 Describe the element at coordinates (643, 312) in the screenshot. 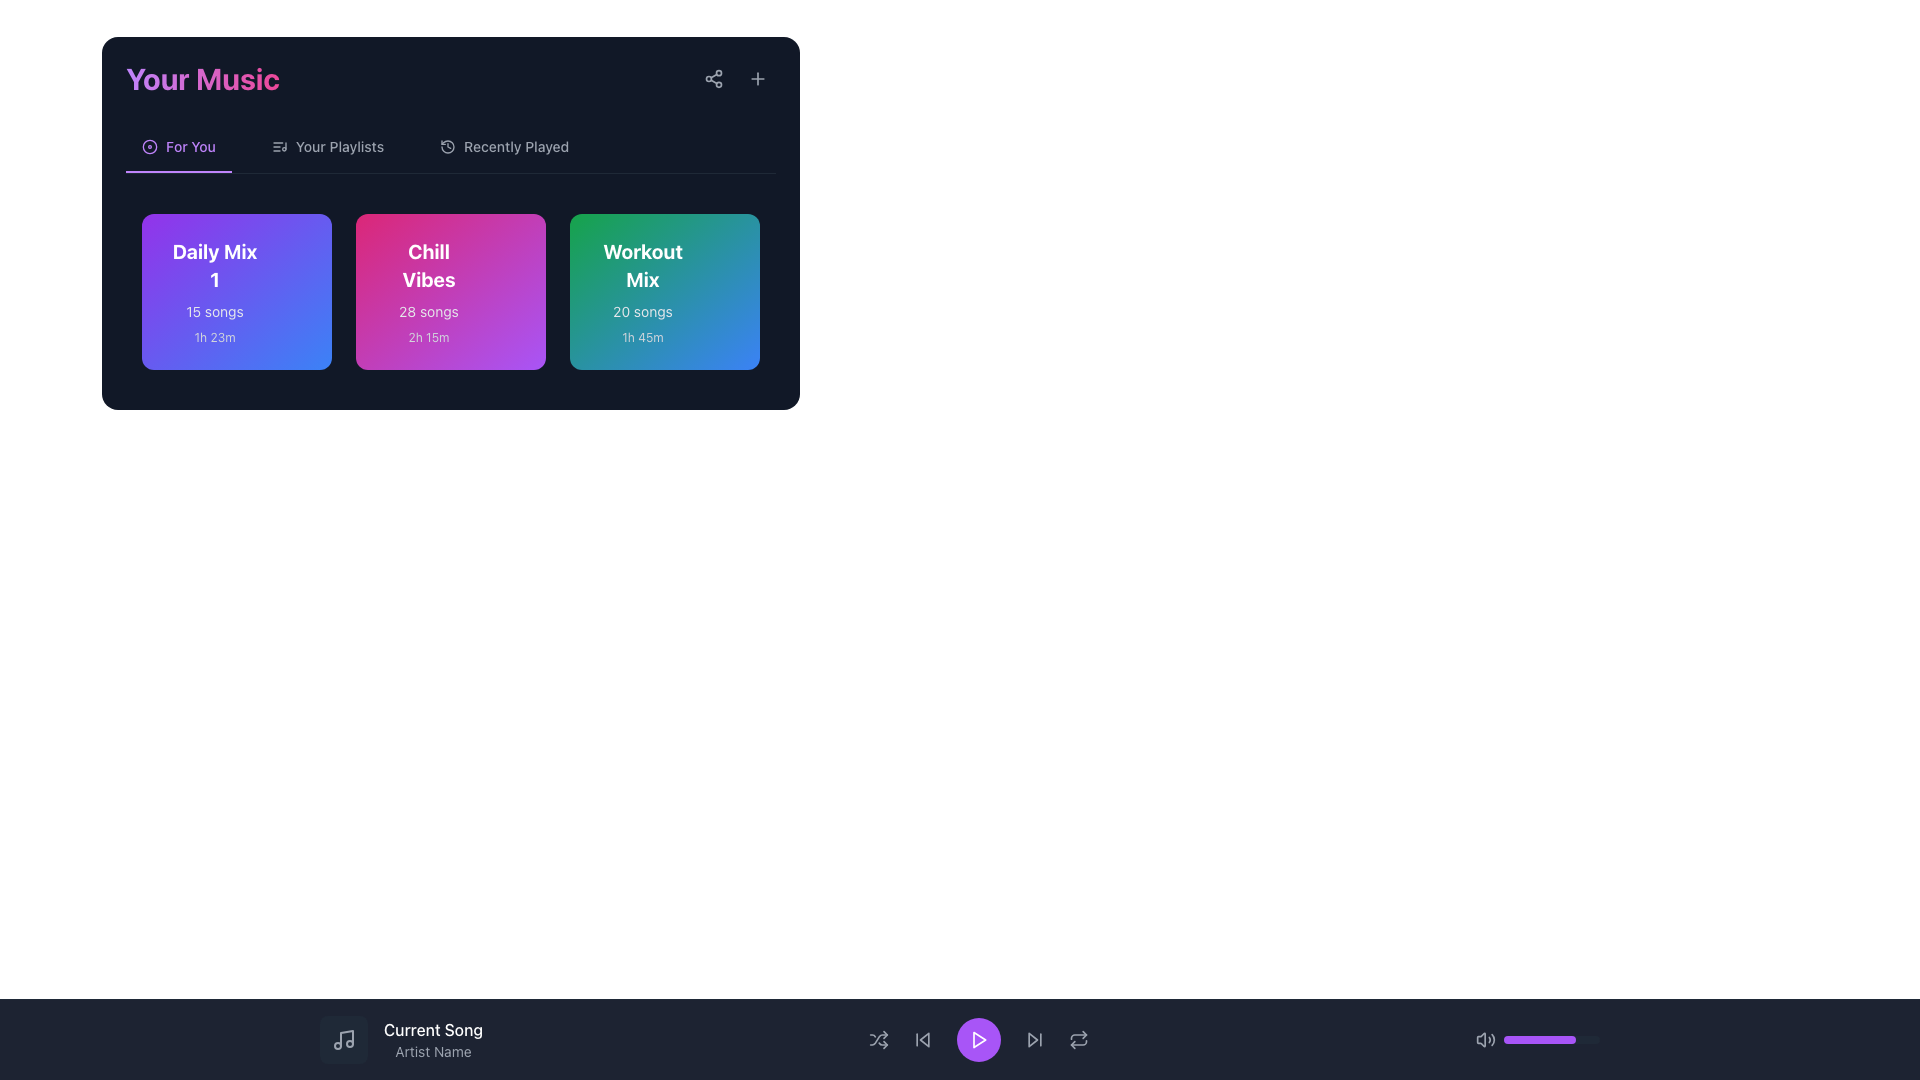

I see `the text label displaying '20 songs' located underneath the title 'Workout Mix' within the card layout` at that location.